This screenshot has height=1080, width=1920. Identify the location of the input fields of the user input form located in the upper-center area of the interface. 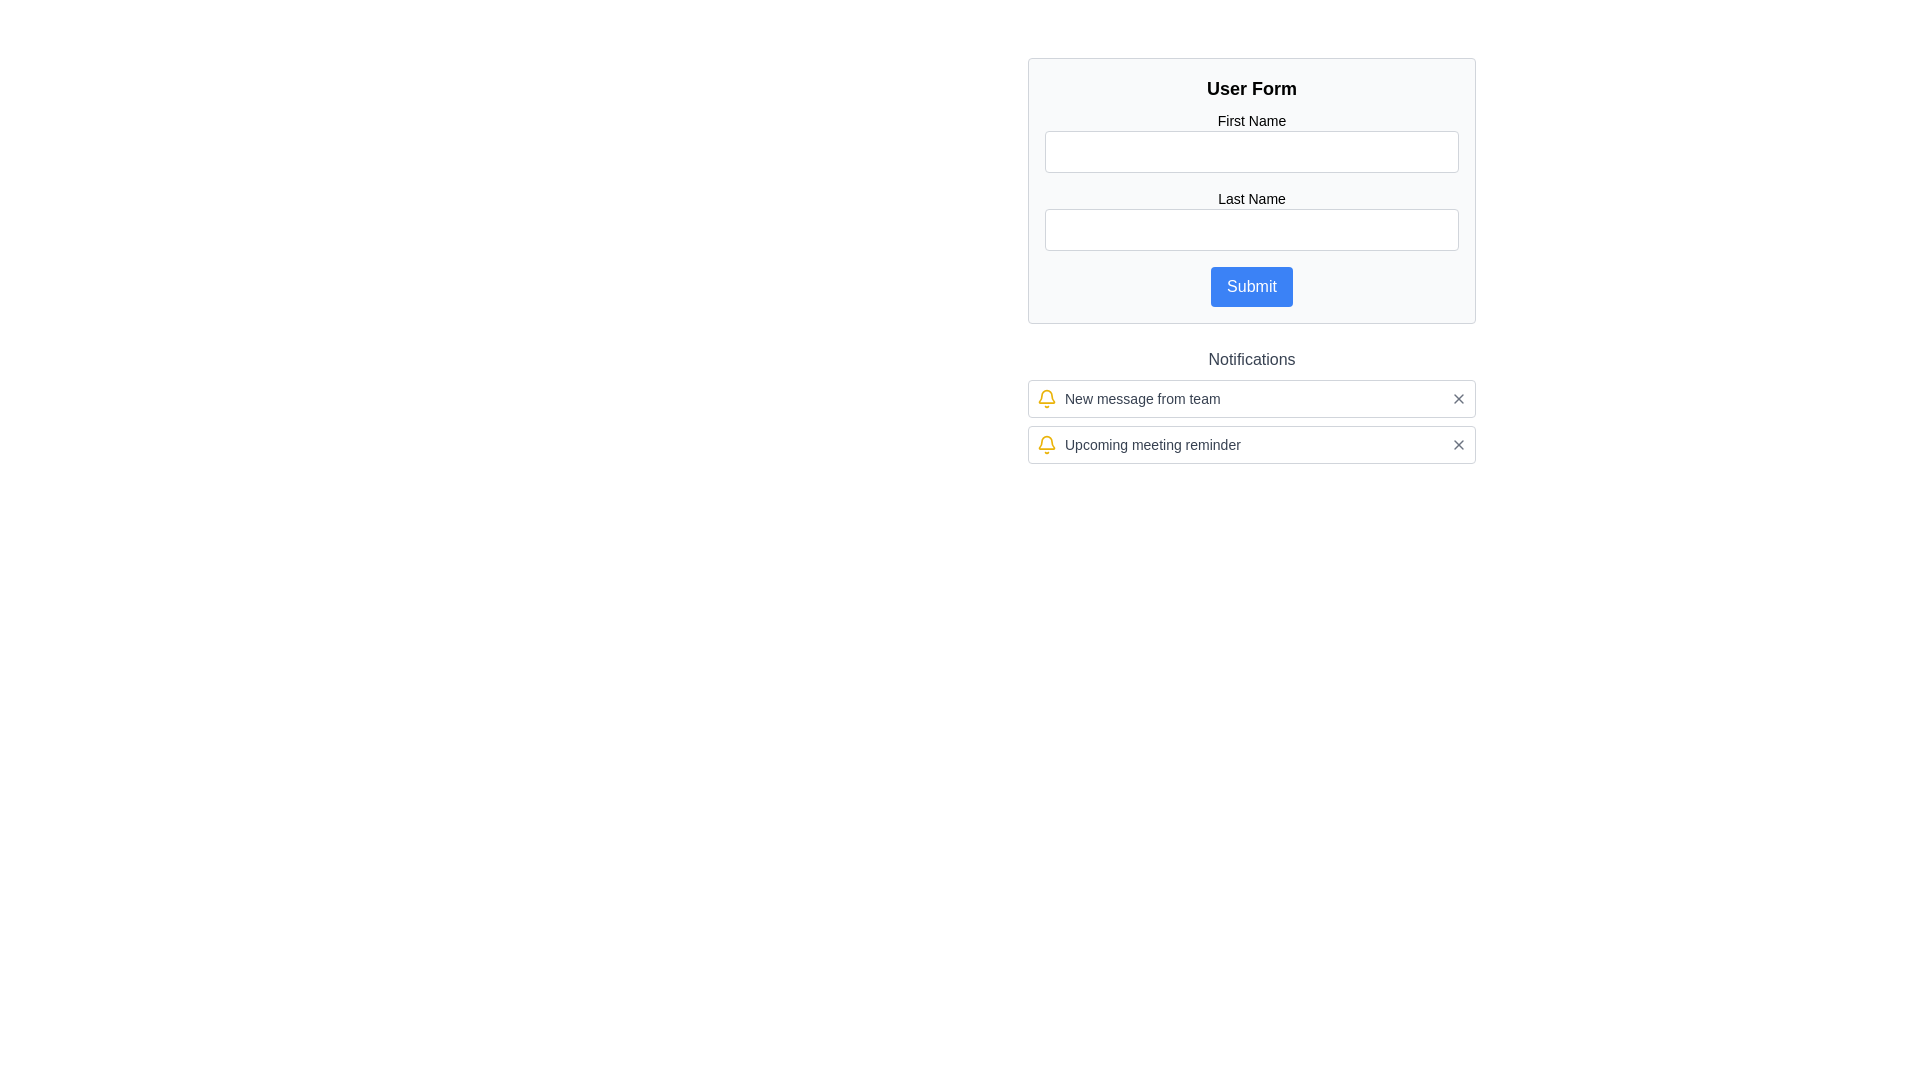
(1251, 191).